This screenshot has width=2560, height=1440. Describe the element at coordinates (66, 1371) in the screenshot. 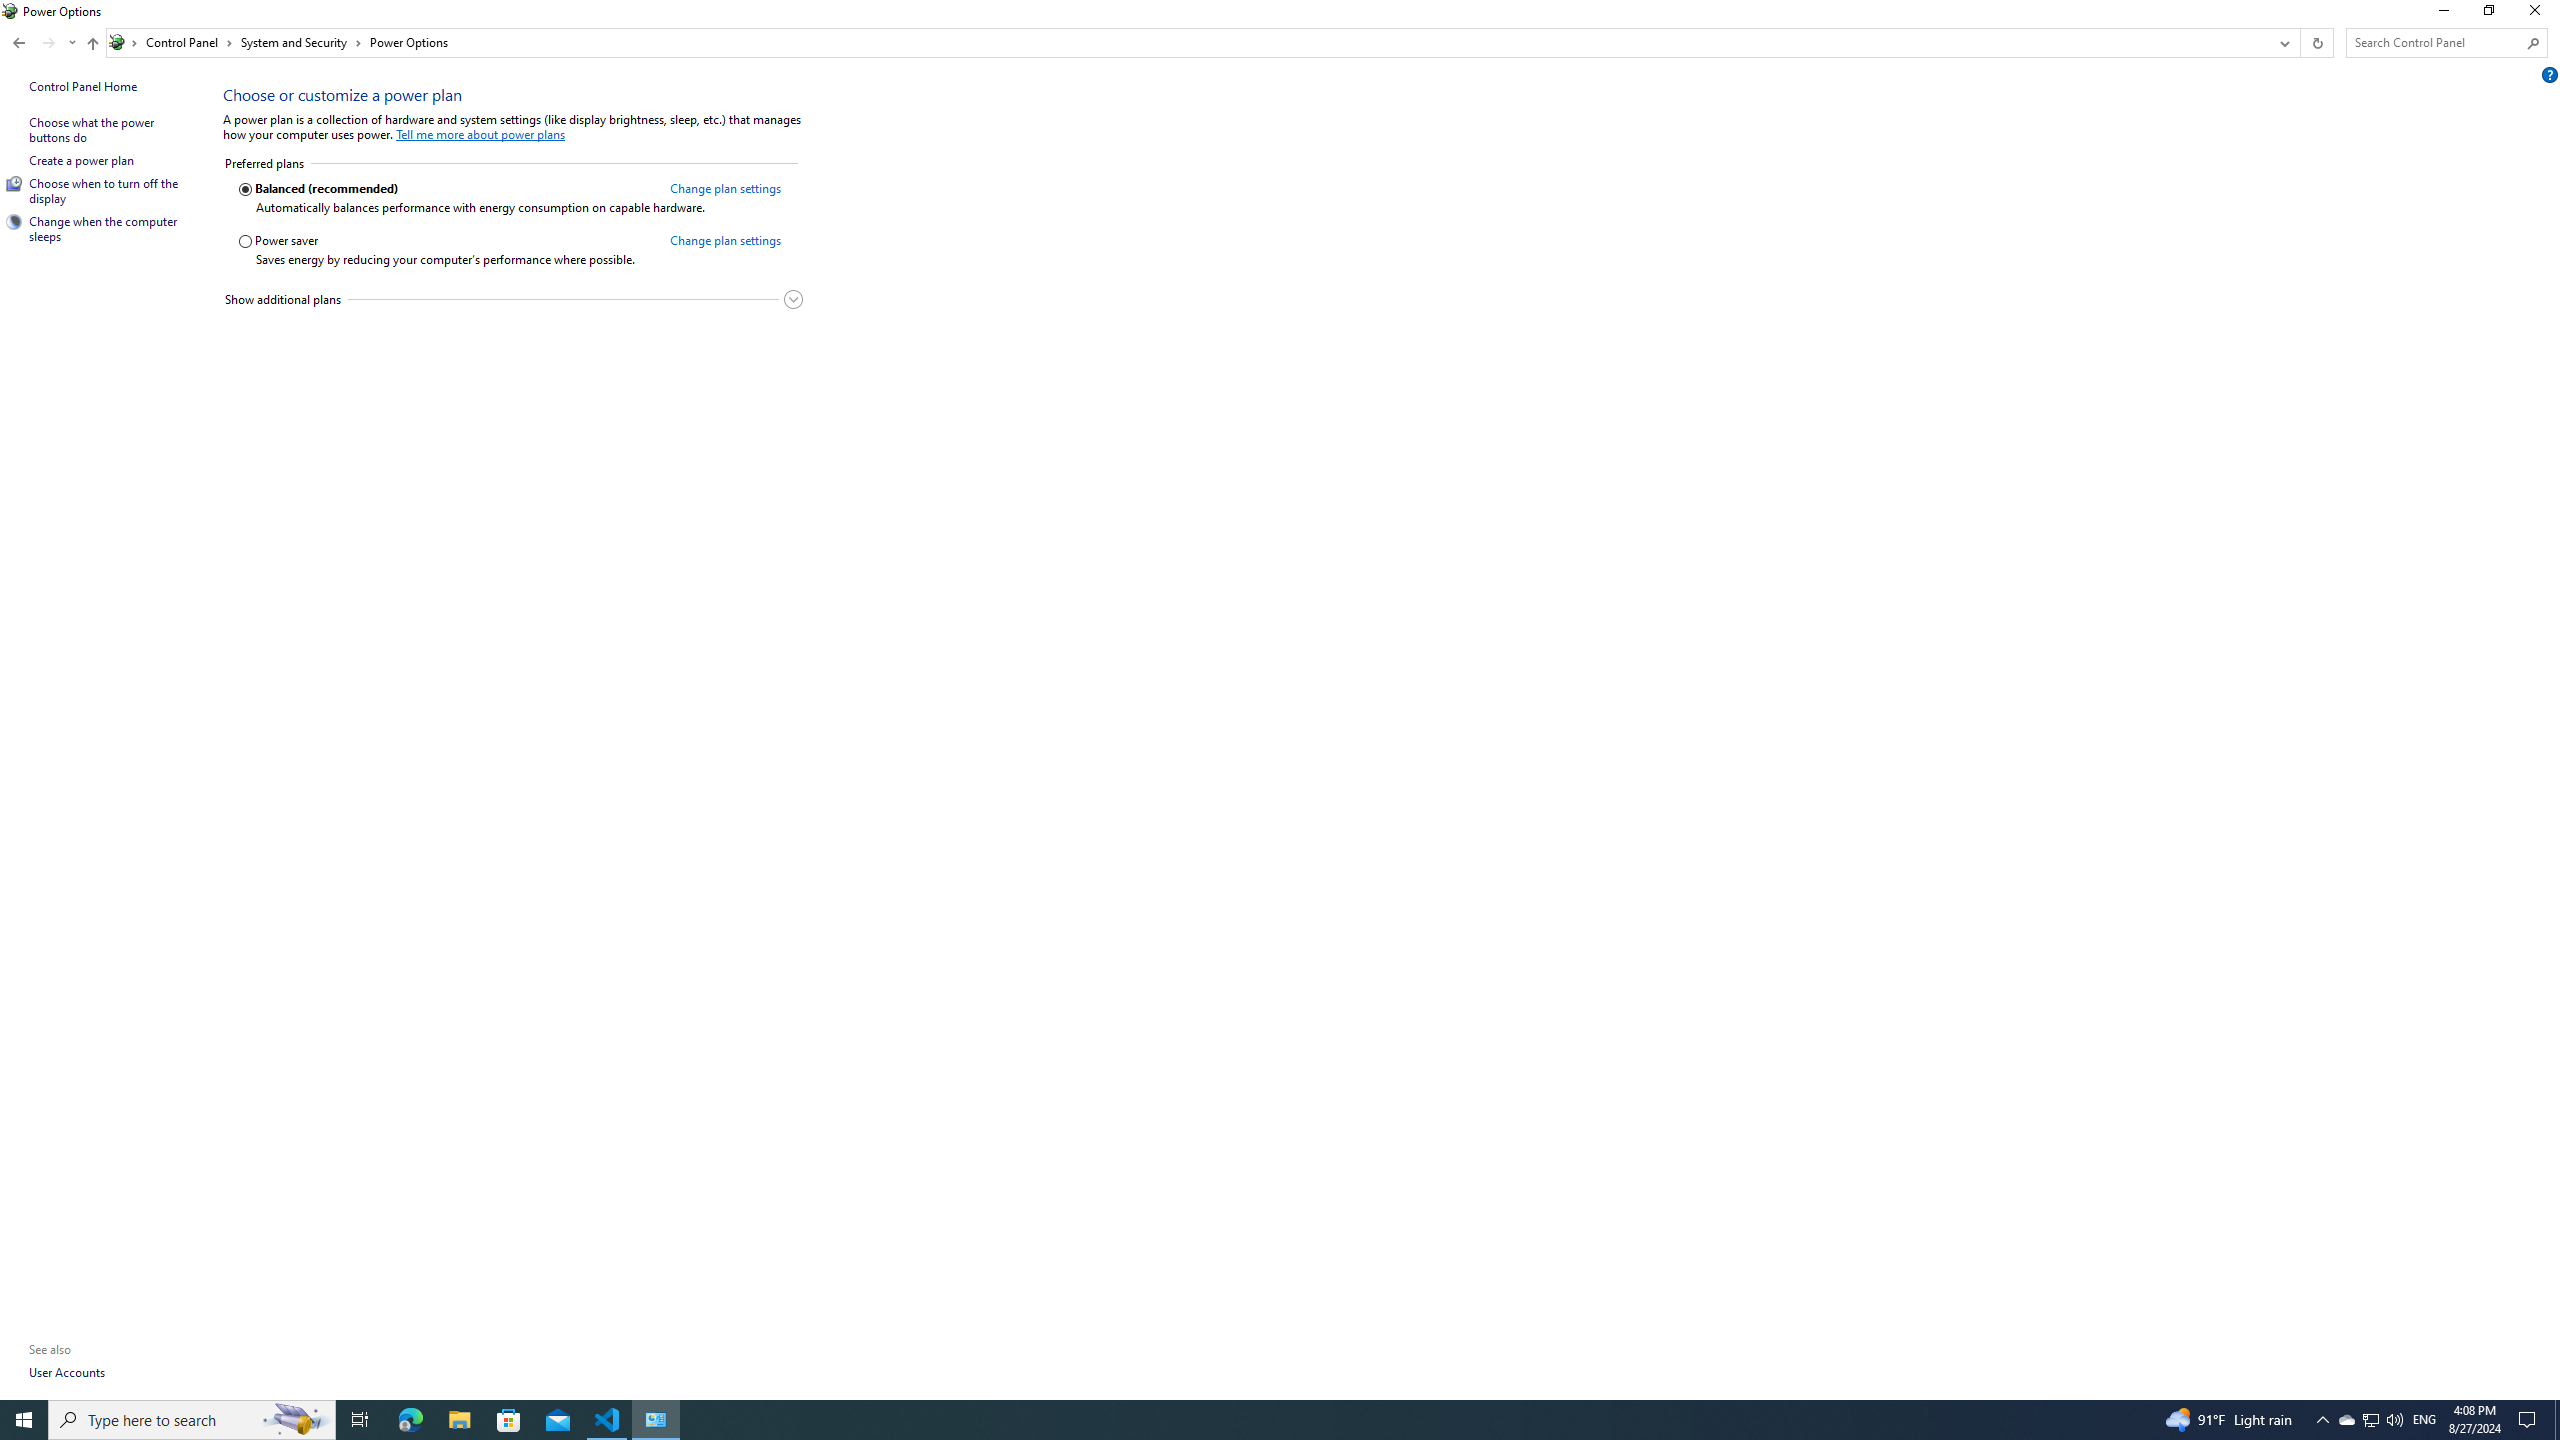

I see `'User Accounts'` at that location.